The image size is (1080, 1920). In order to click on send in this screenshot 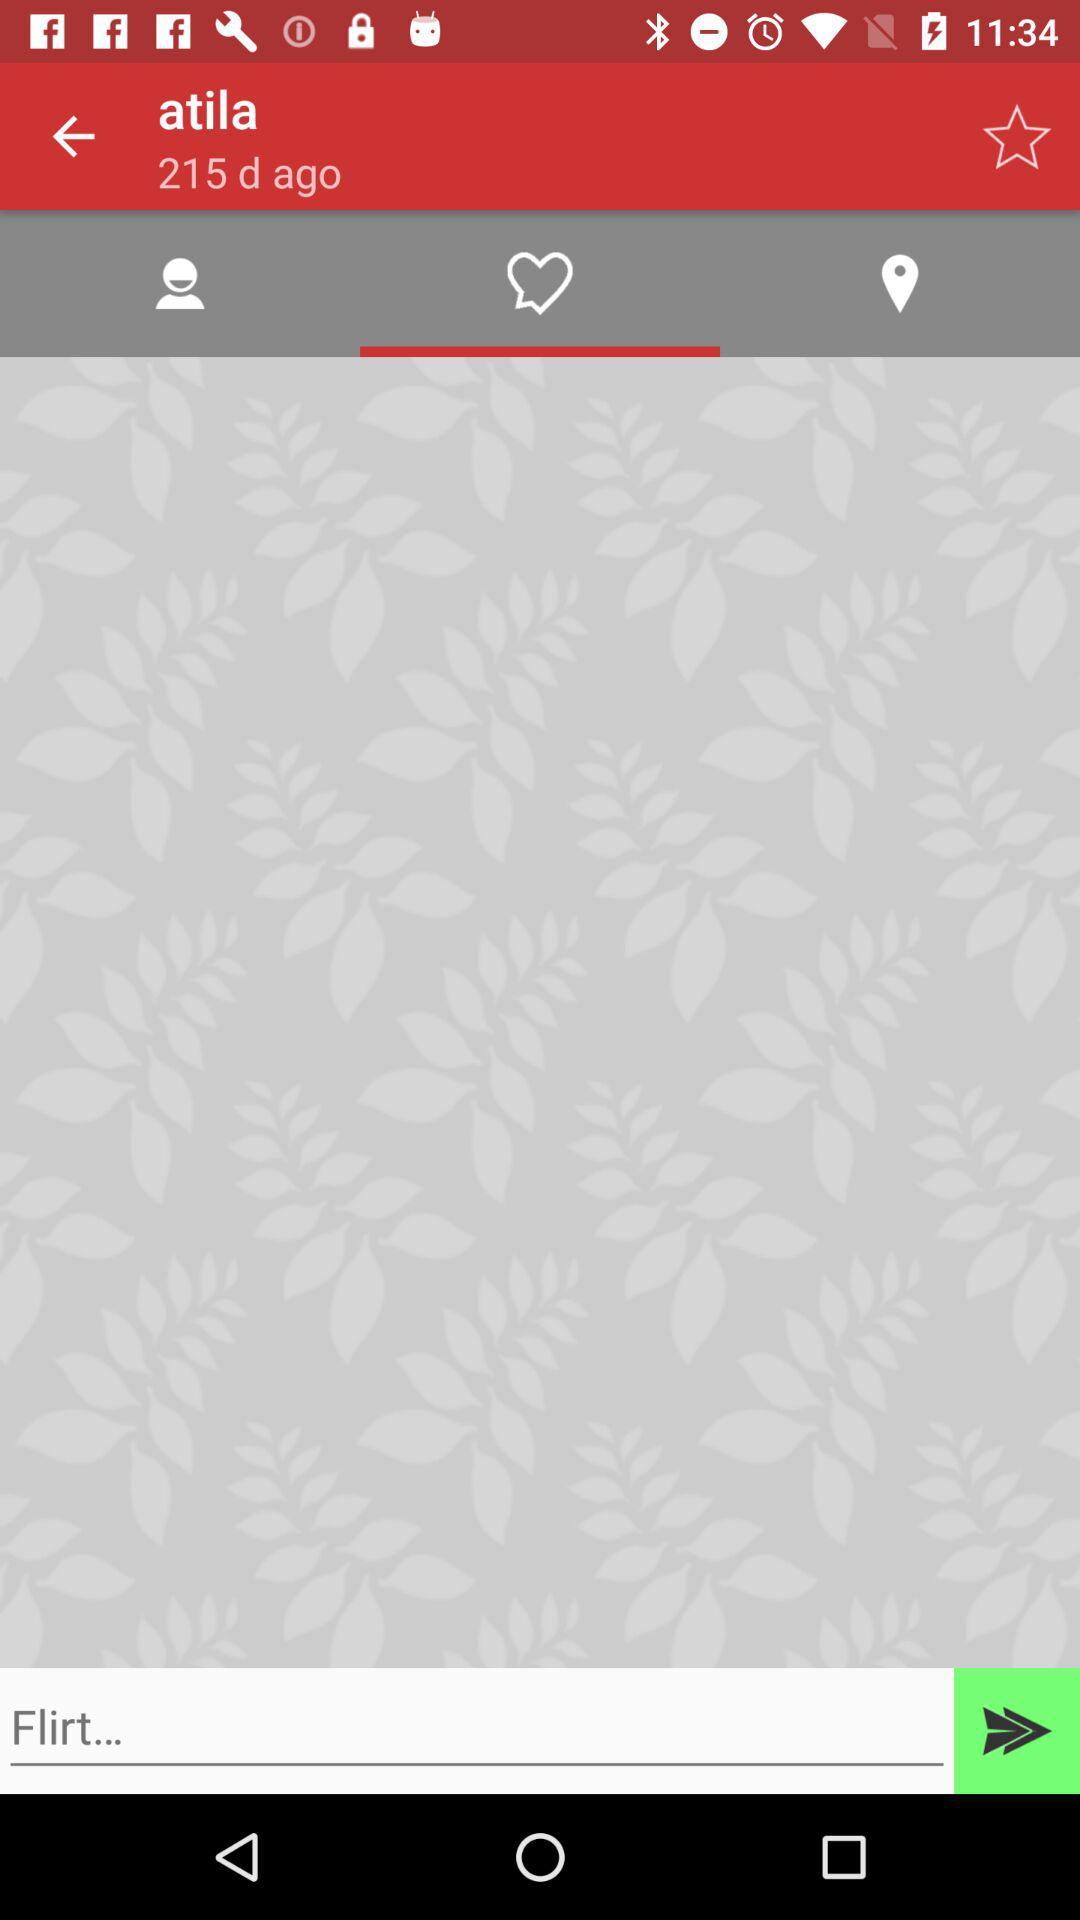, I will do `click(1017, 1730)`.